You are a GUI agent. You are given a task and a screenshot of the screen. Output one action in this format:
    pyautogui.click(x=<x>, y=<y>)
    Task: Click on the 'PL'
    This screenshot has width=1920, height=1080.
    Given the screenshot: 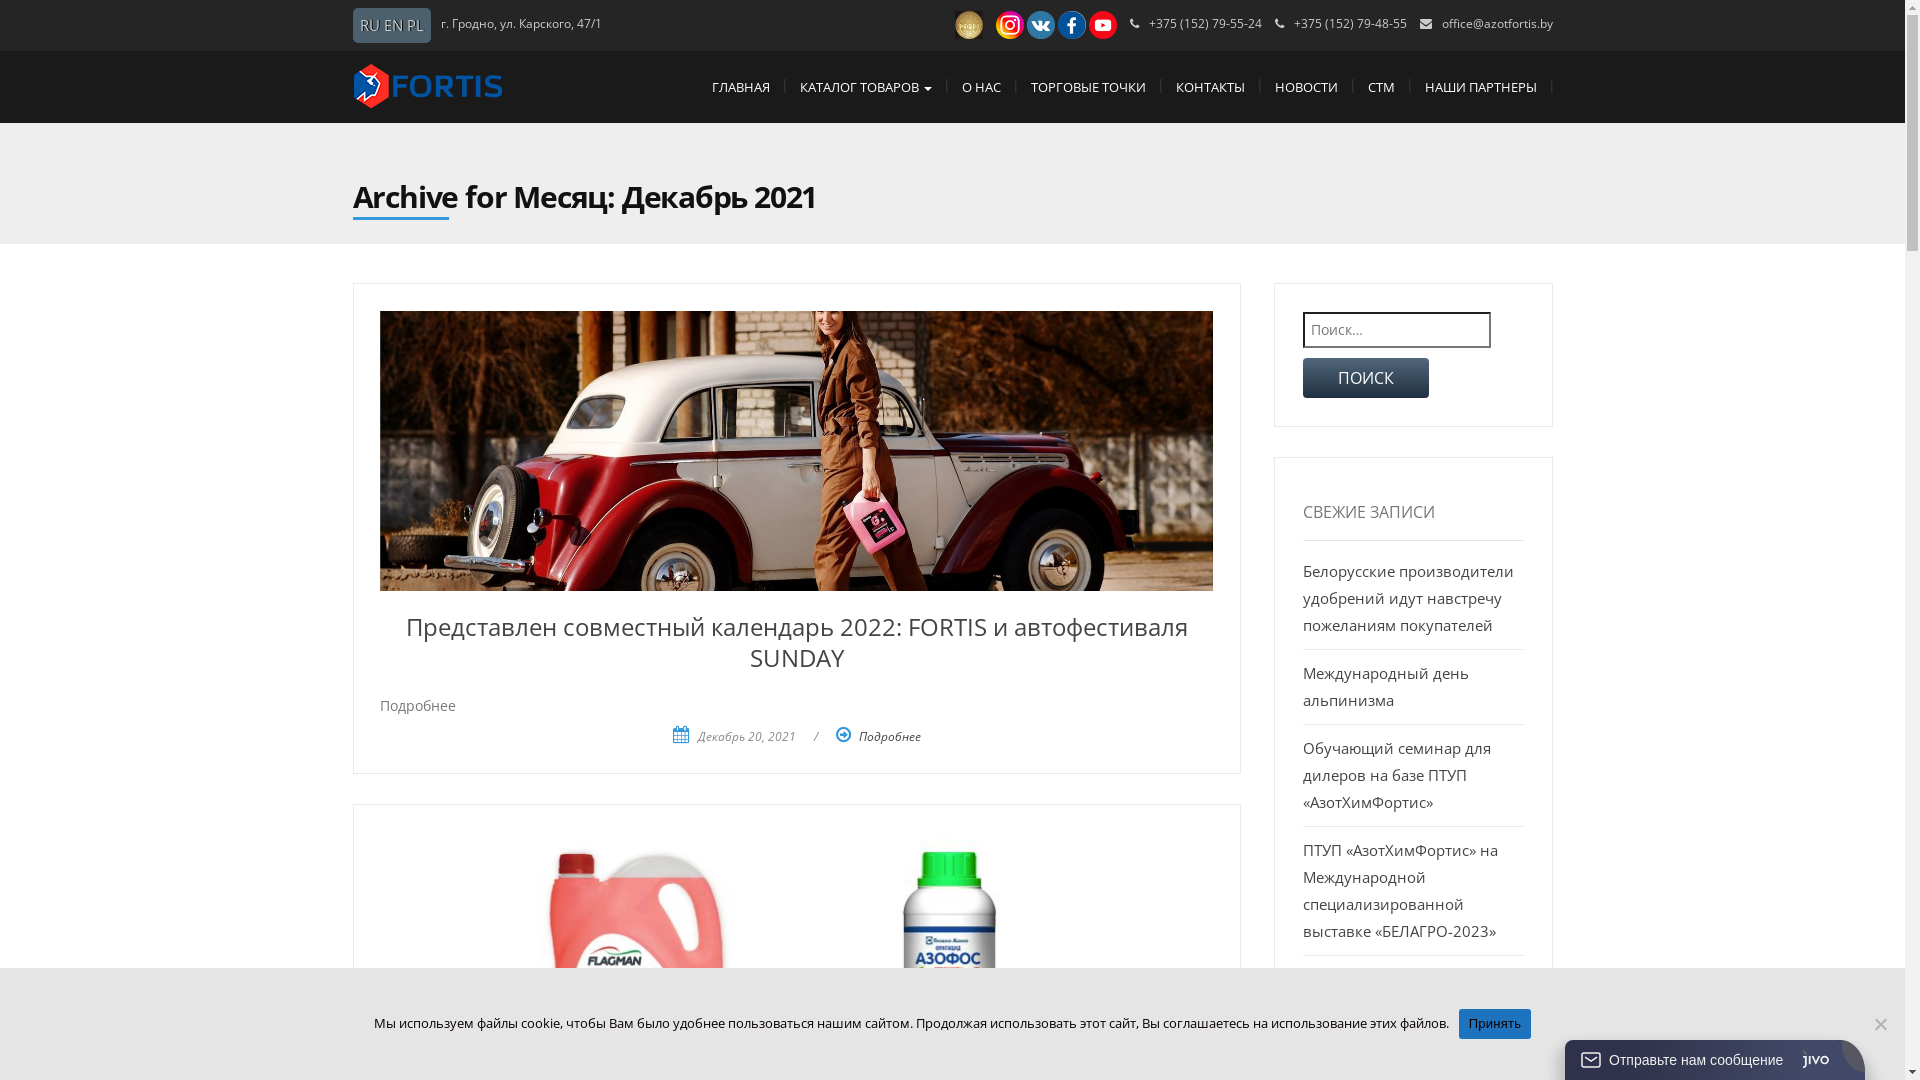 What is the action you would take?
    pyautogui.click(x=413, y=24)
    